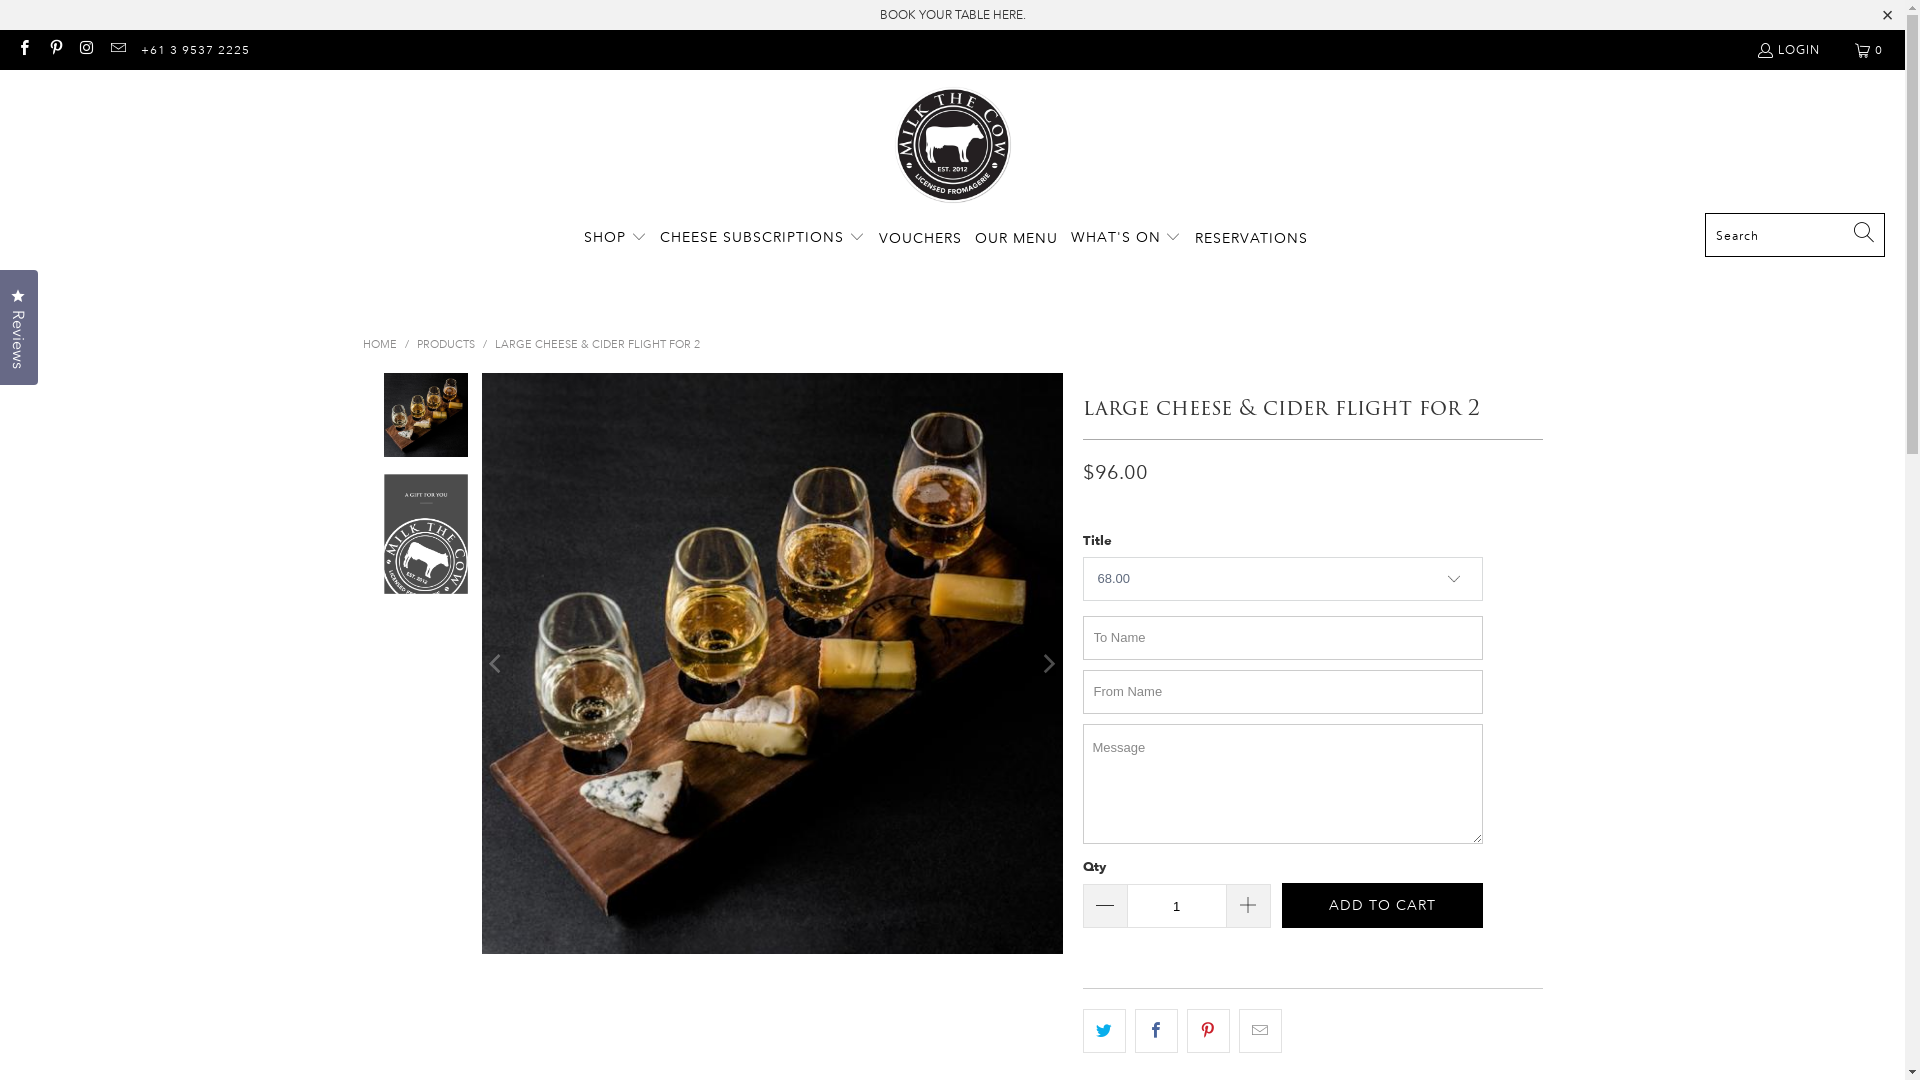 This screenshot has height=1080, width=1920. I want to click on 'Milk the Cow Licensed Fromagerie on Facebook', so click(23, 48).